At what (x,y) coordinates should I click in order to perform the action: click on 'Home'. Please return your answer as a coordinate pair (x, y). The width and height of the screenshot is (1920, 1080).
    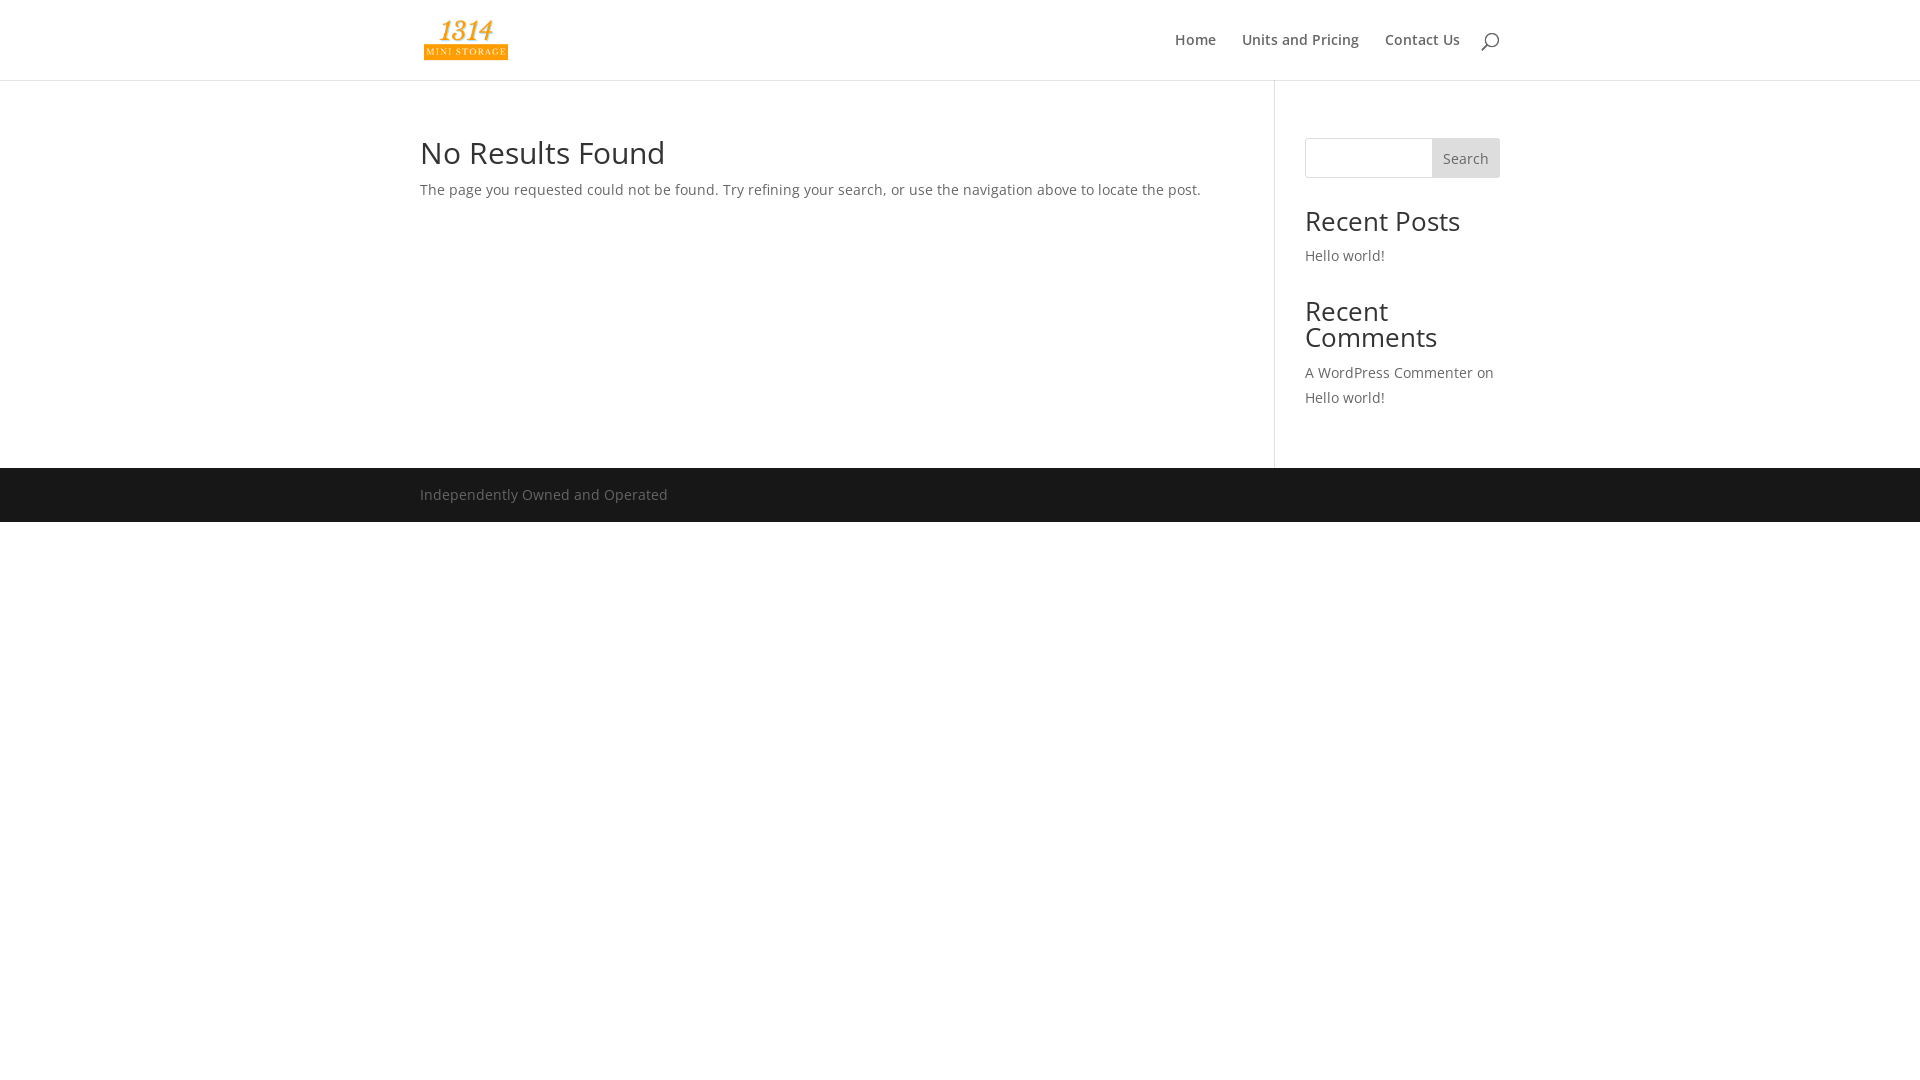
    Looking at the image, I should click on (1195, 55).